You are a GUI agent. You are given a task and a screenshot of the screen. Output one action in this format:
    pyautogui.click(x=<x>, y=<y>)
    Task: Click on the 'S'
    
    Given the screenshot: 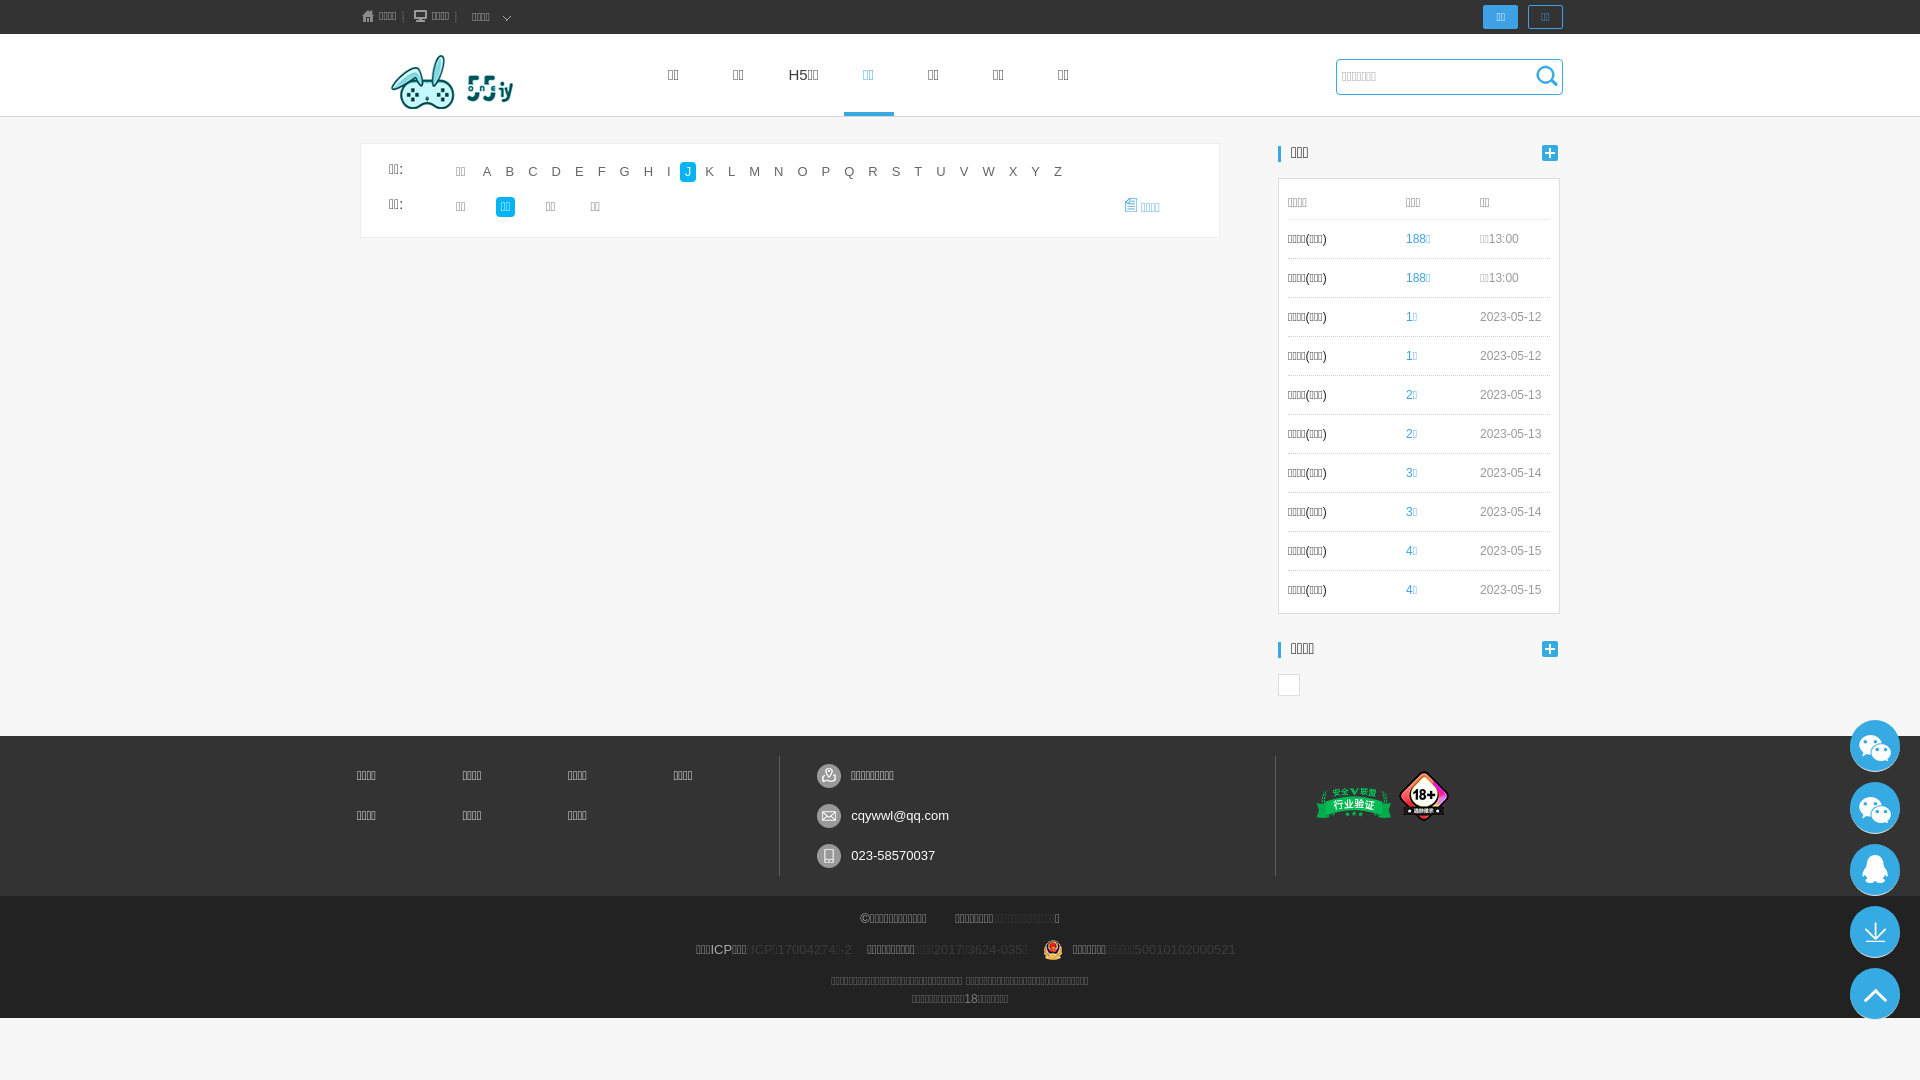 What is the action you would take?
    pyautogui.click(x=895, y=171)
    